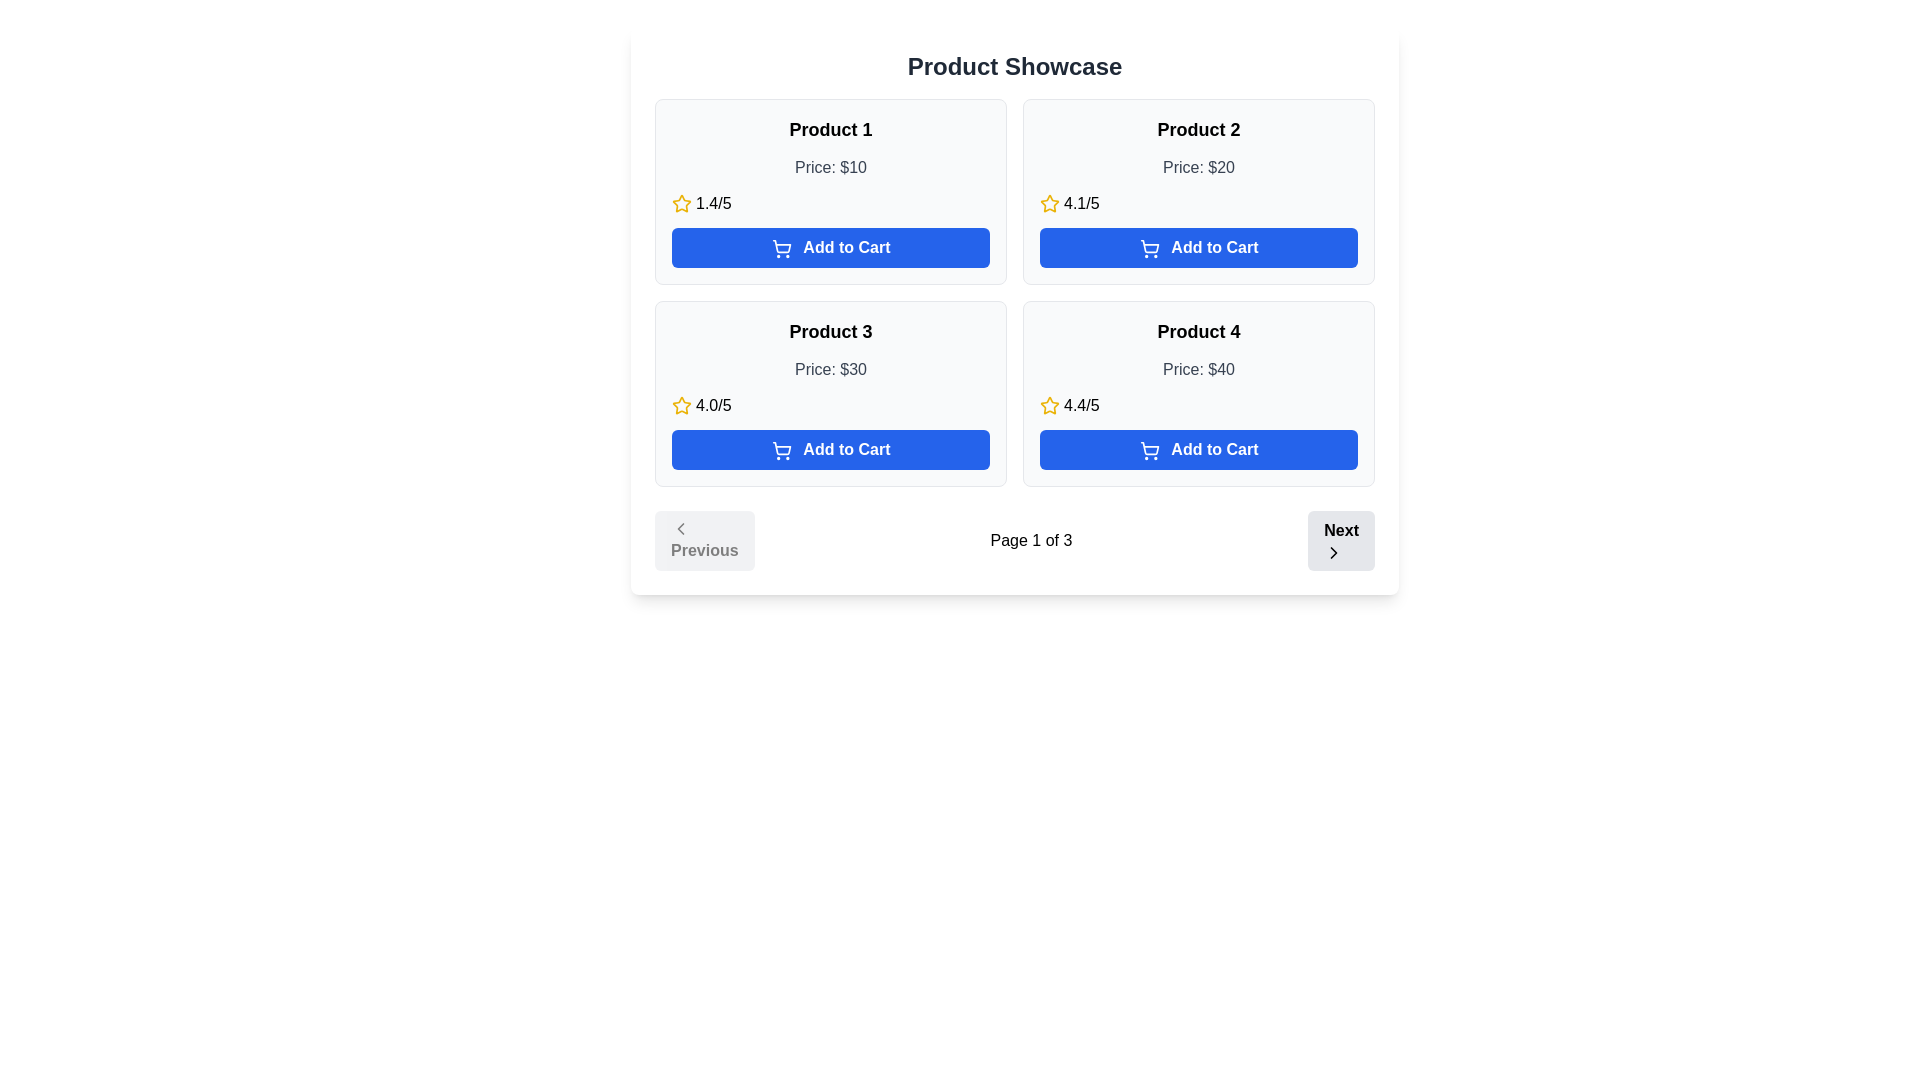  I want to click on displayed average rating '1.4/5' located to the right of the star icon in the 'Product 1' card within the grid layout, so click(713, 204).